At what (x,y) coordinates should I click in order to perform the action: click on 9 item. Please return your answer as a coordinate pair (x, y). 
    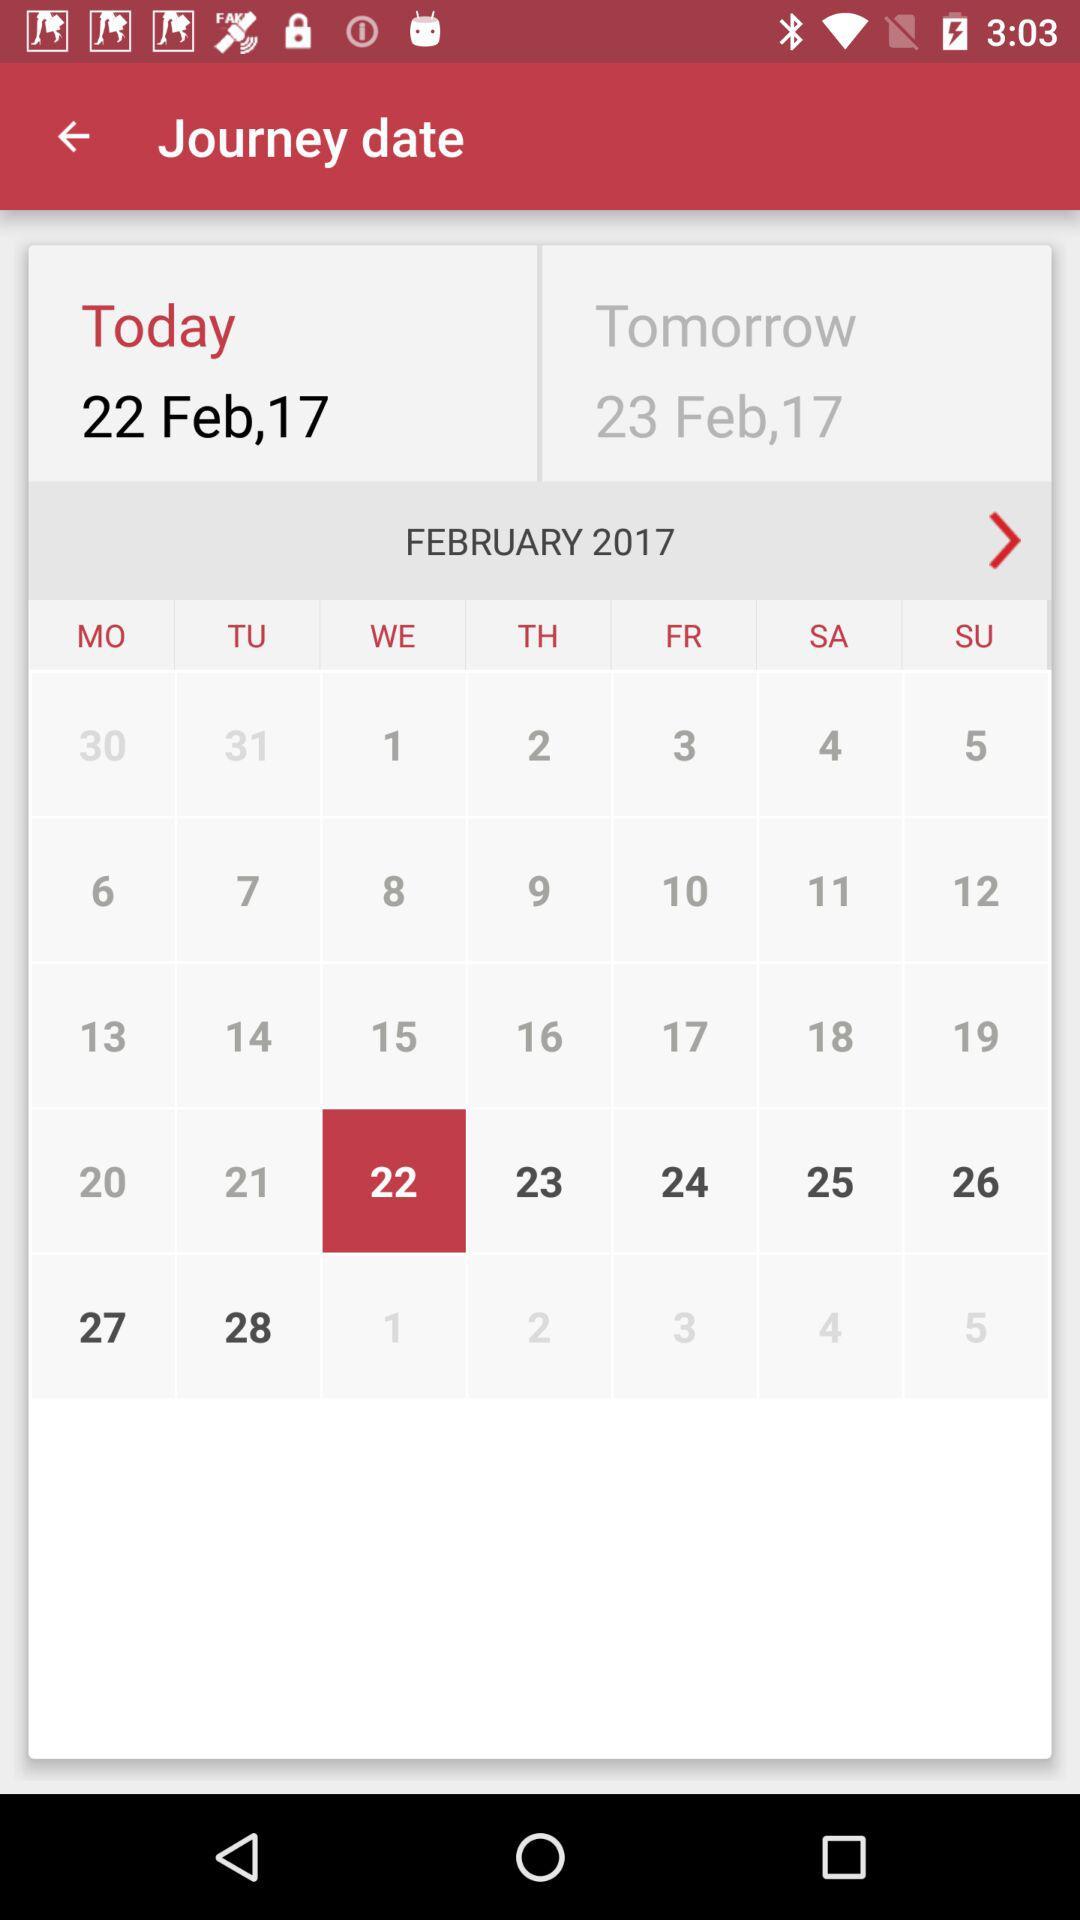
    Looking at the image, I should click on (538, 888).